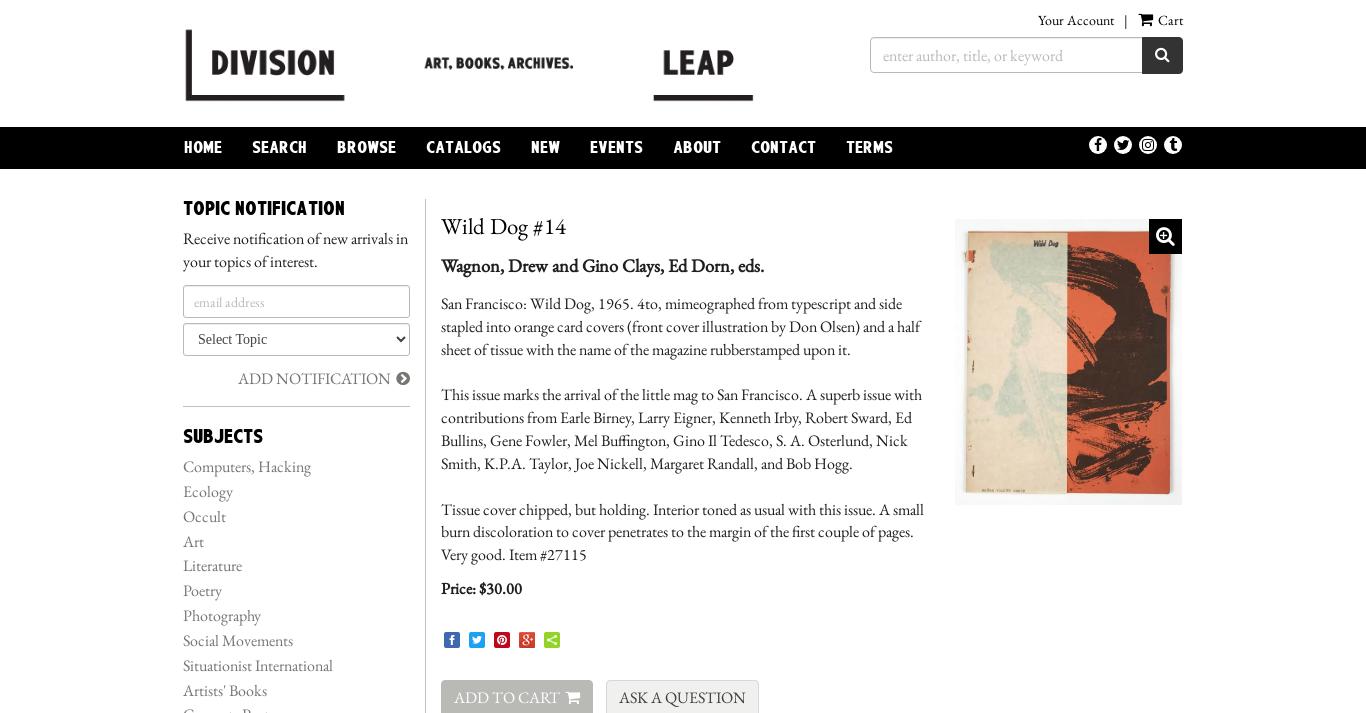  I want to click on 'Ask a Question', so click(616, 696).